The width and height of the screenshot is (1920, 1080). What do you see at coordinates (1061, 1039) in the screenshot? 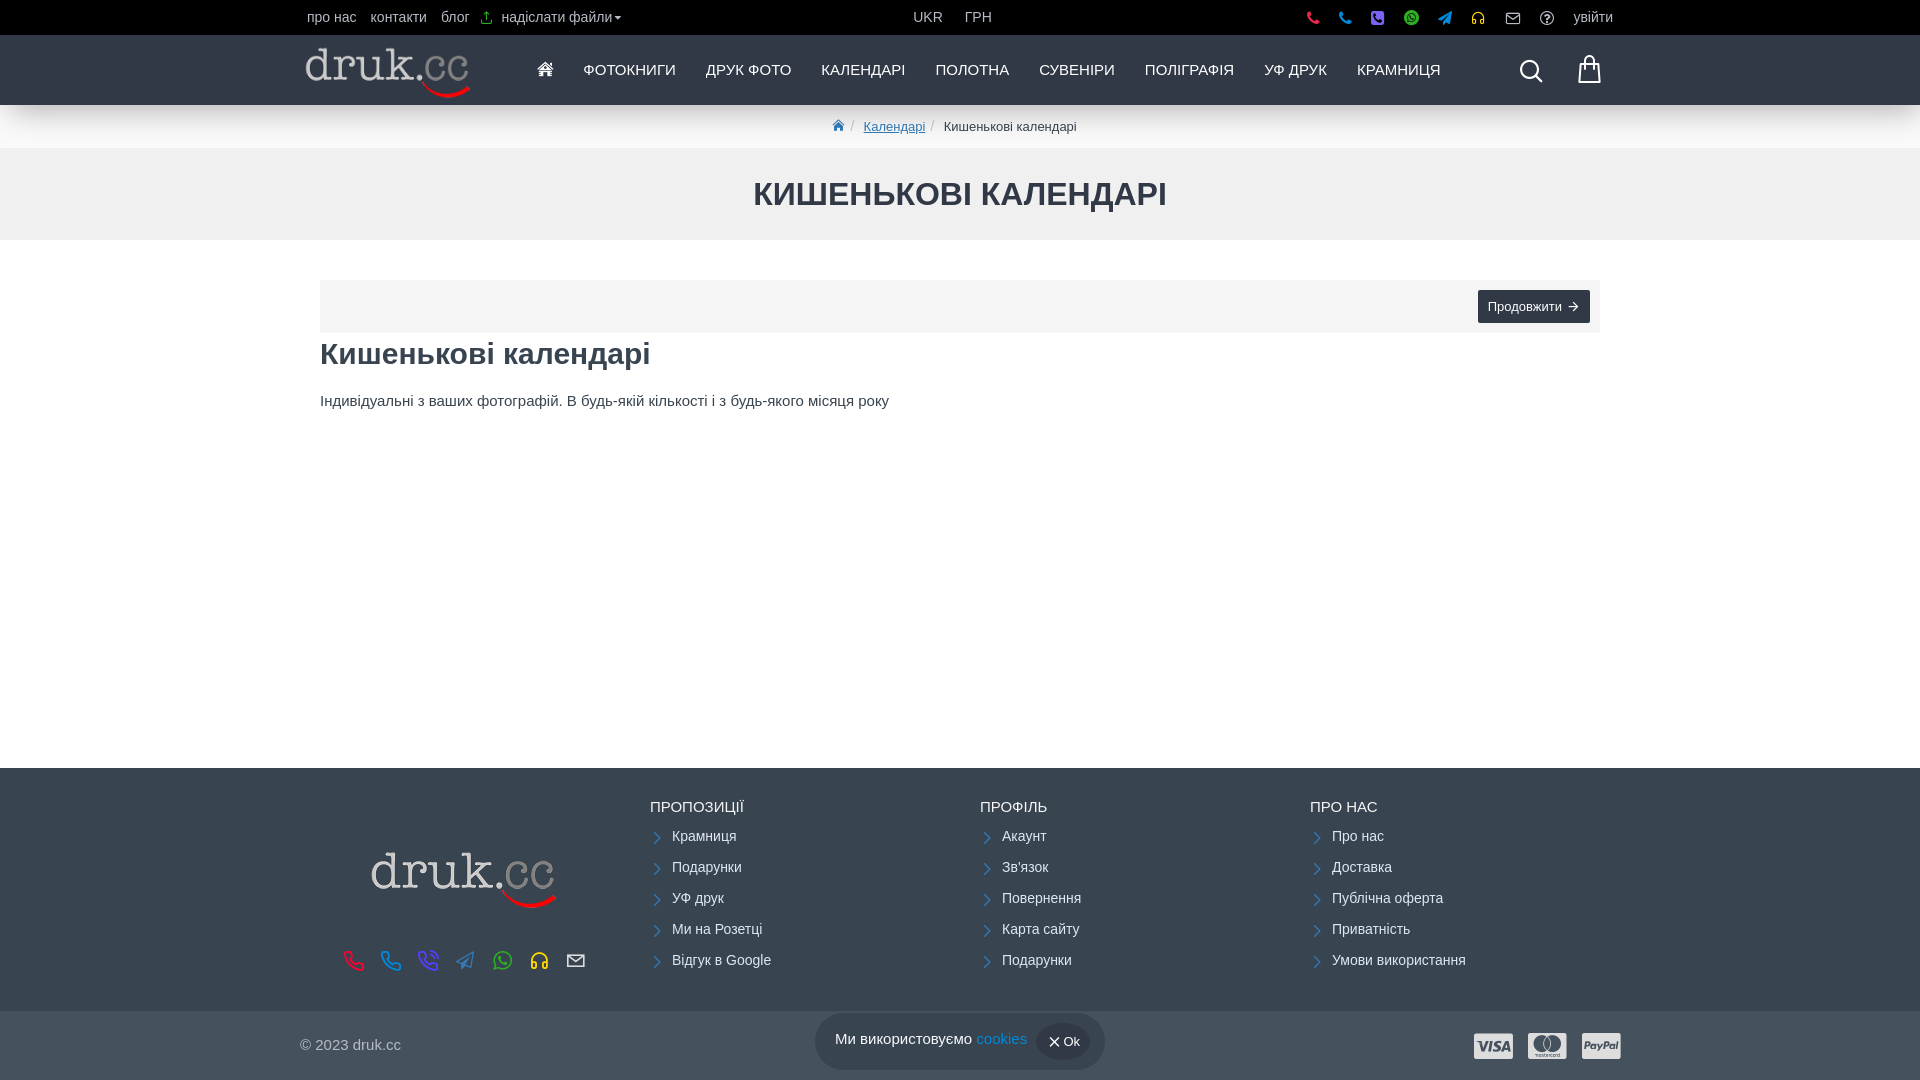
I see `'Ok'` at bounding box center [1061, 1039].